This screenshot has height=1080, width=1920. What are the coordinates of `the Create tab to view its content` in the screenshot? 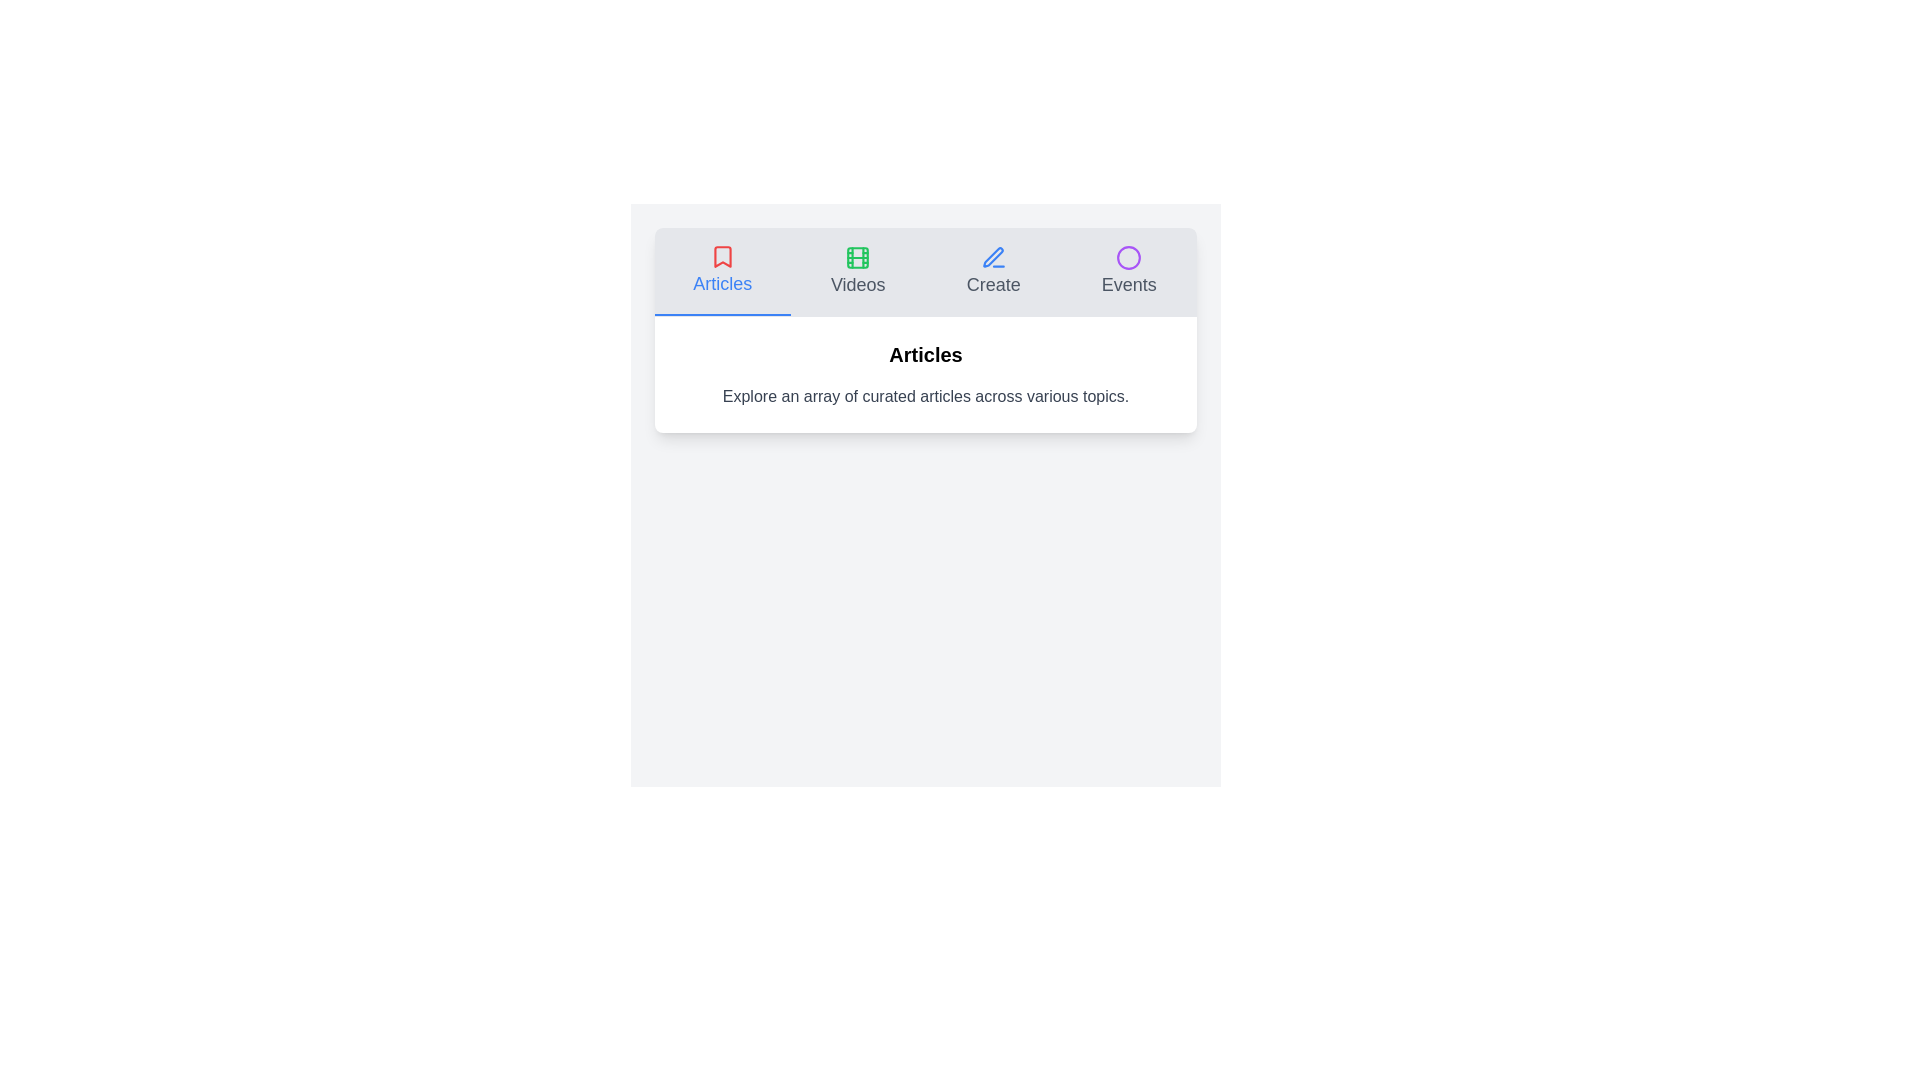 It's located at (993, 272).